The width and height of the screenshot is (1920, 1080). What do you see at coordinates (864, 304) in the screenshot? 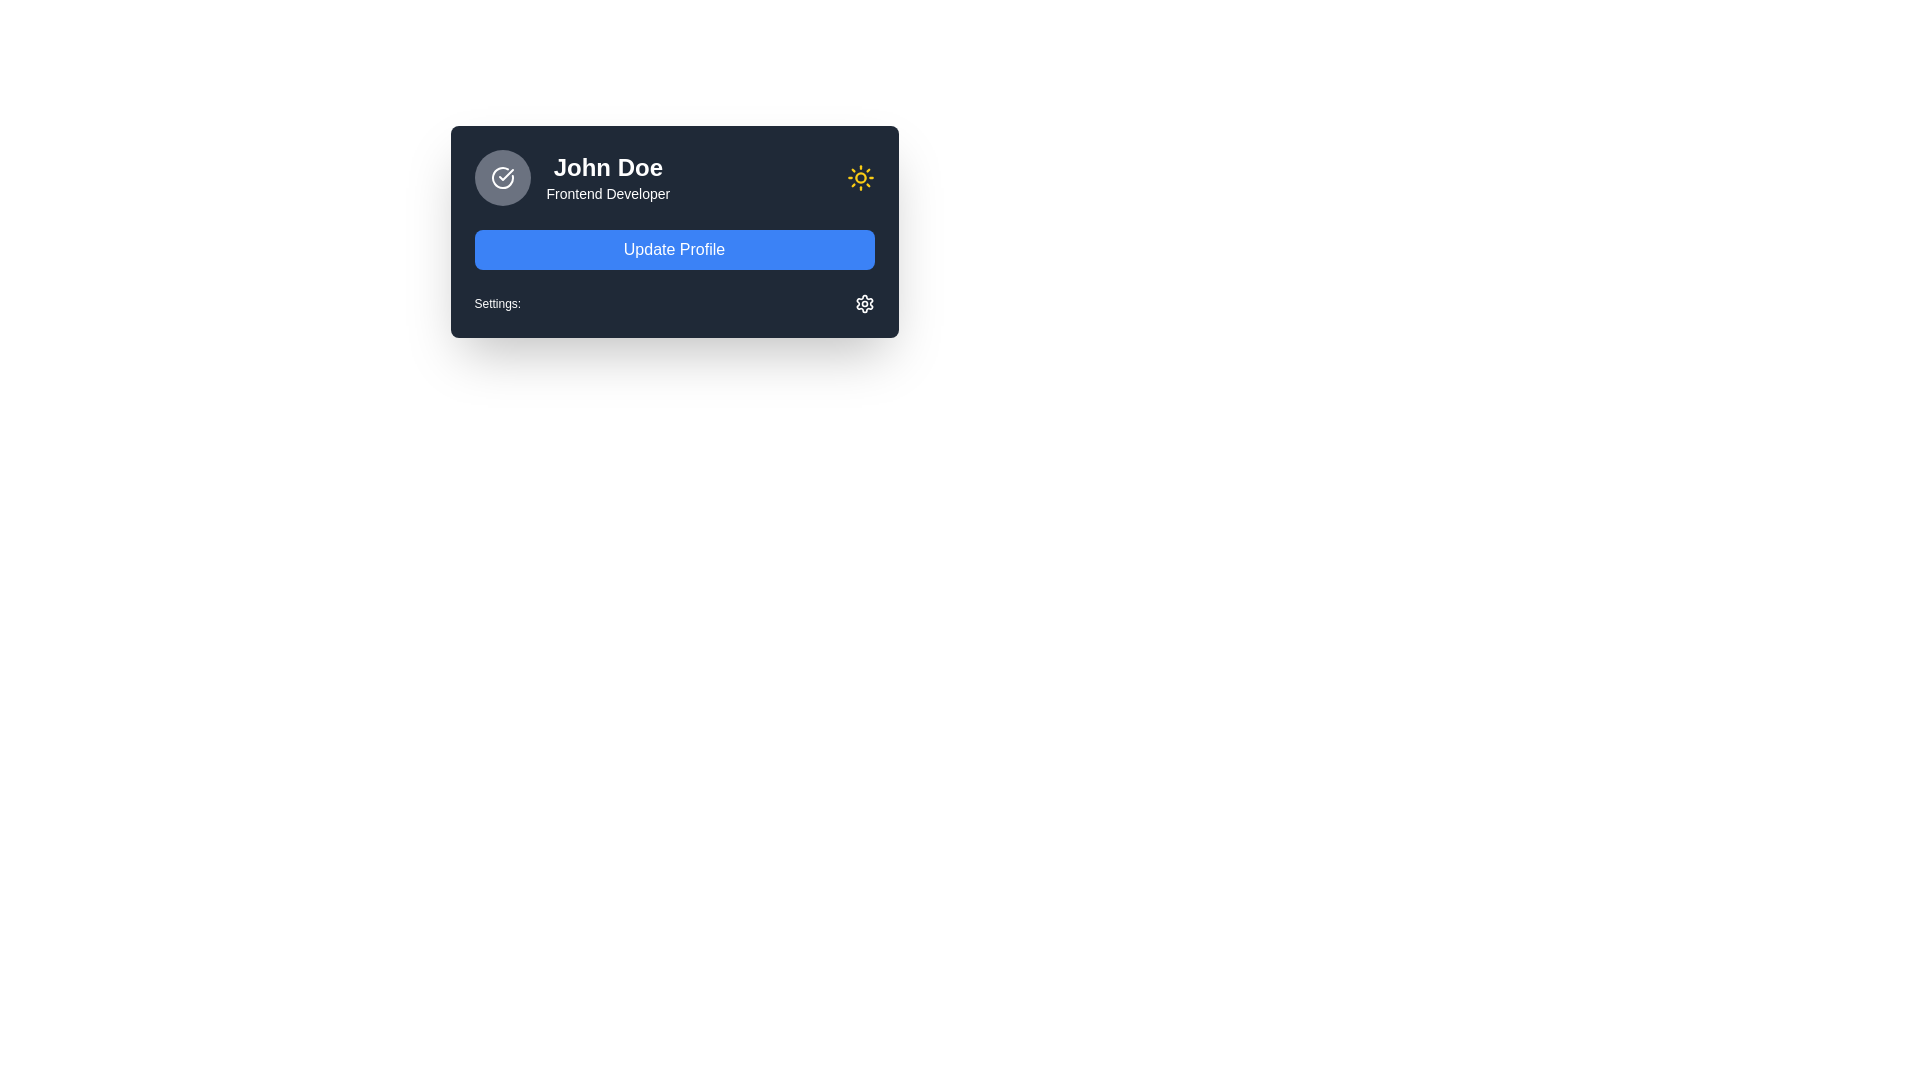
I see `the settings icon located in the top right corner of the user information card` at bounding box center [864, 304].